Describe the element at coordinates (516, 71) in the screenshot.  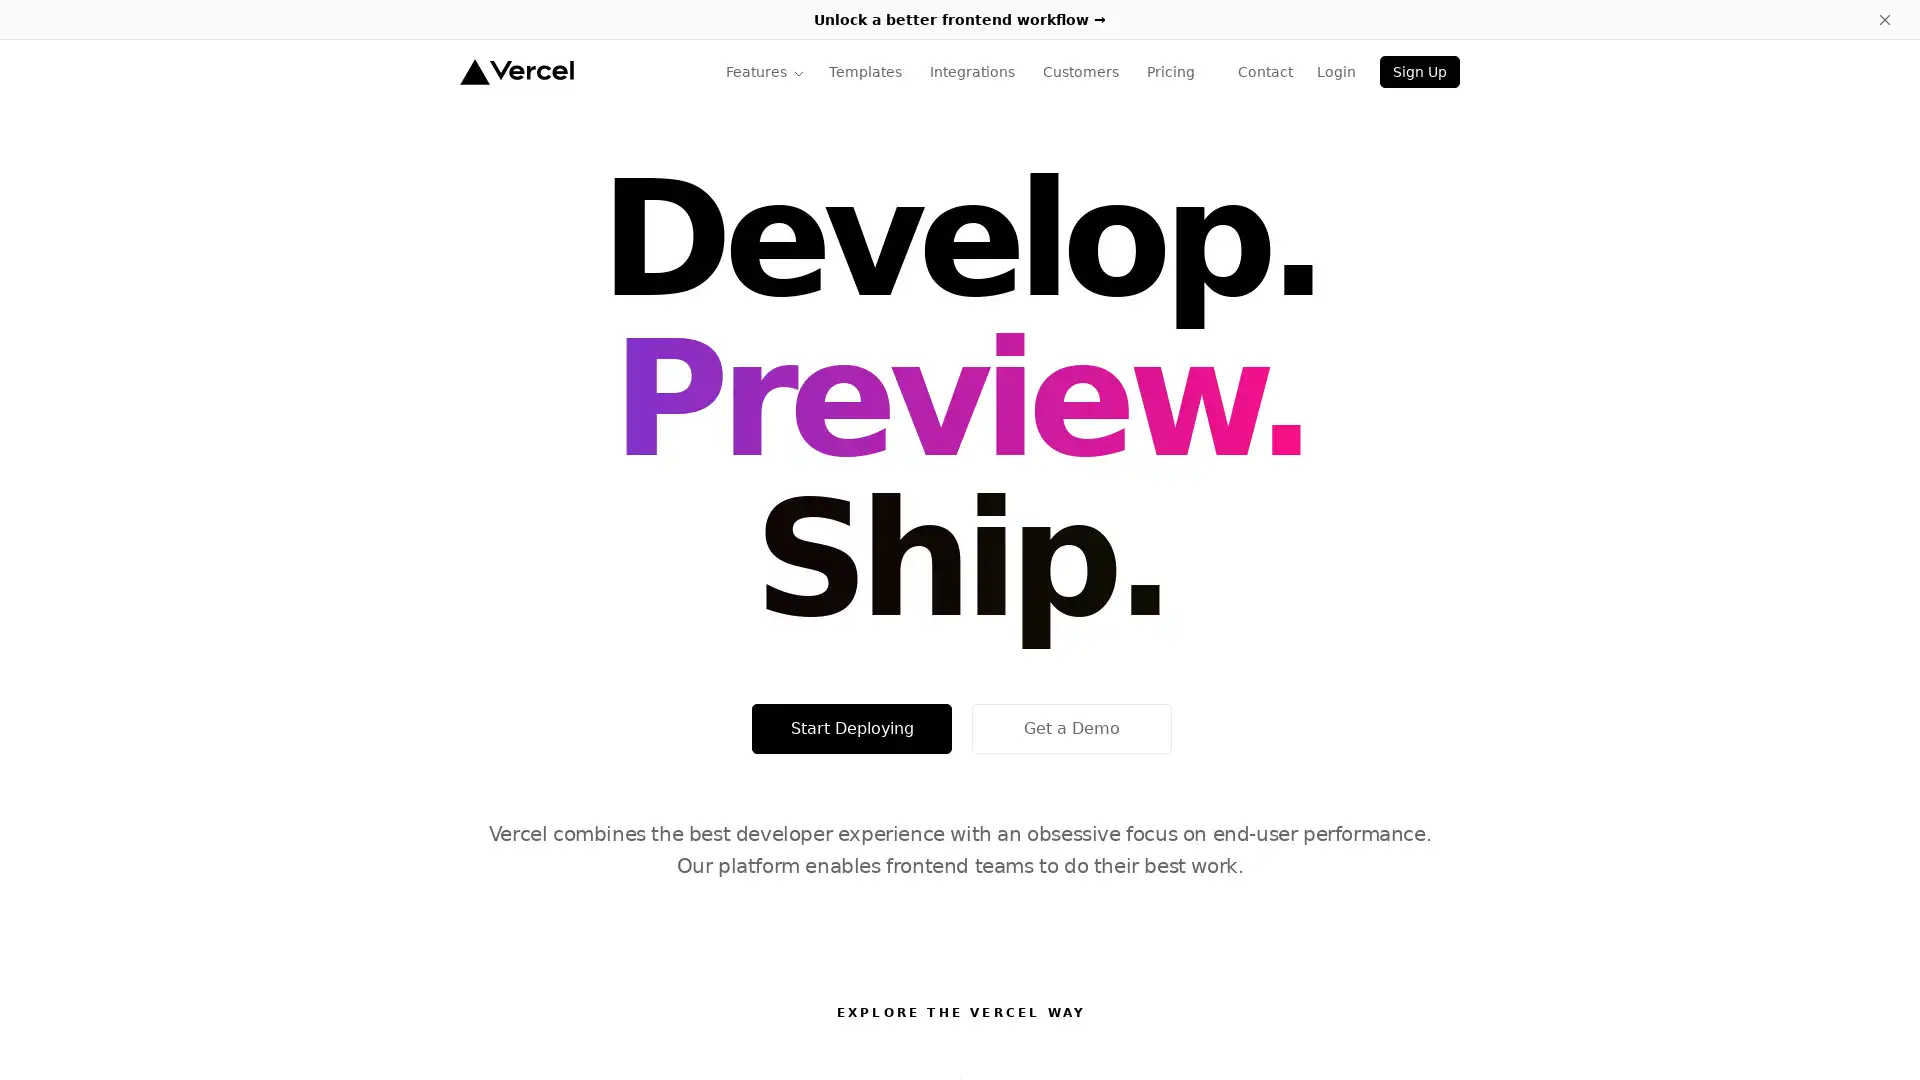
I see `home` at that location.